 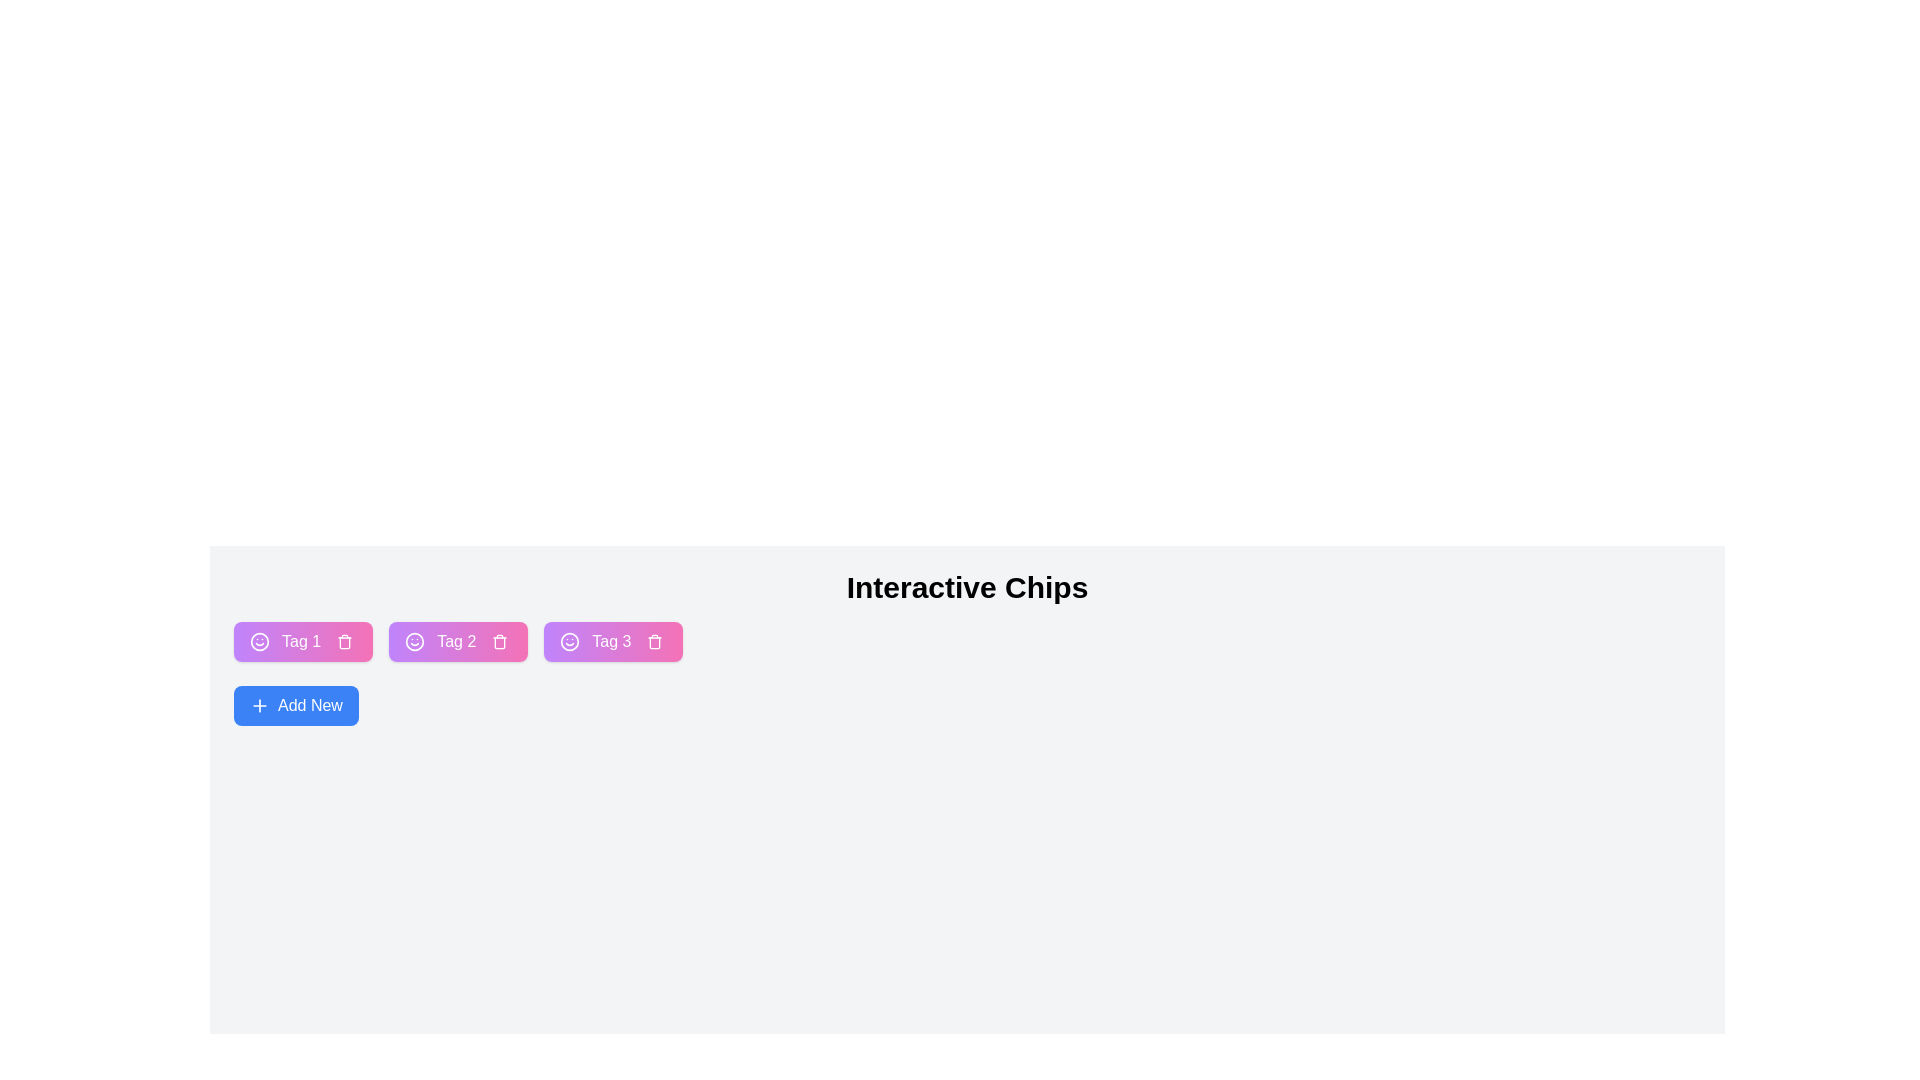 What do you see at coordinates (655, 641) in the screenshot?
I see `the remove button of the chip labeled Tag 3` at bounding box center [655, 641].